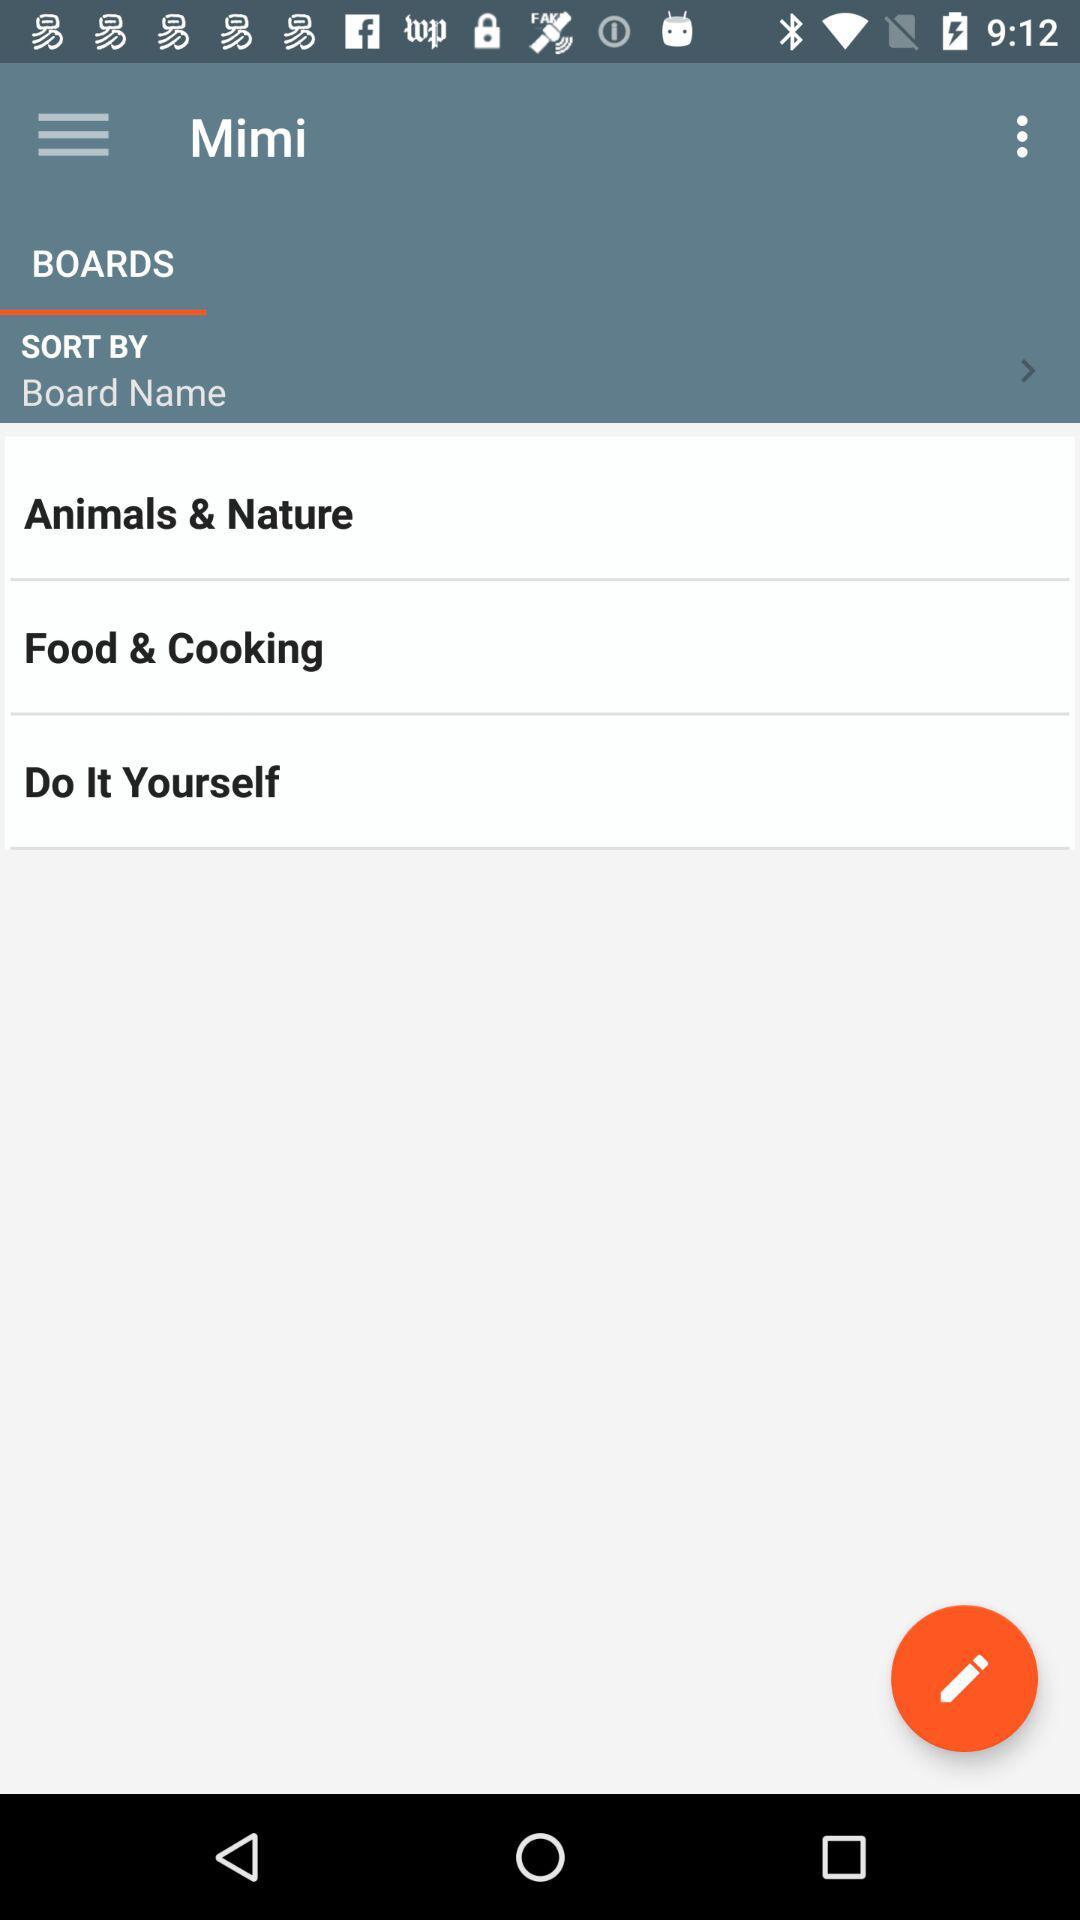 The image size is (1080, 1920). I want to click on edit information, so click(963, 1678).